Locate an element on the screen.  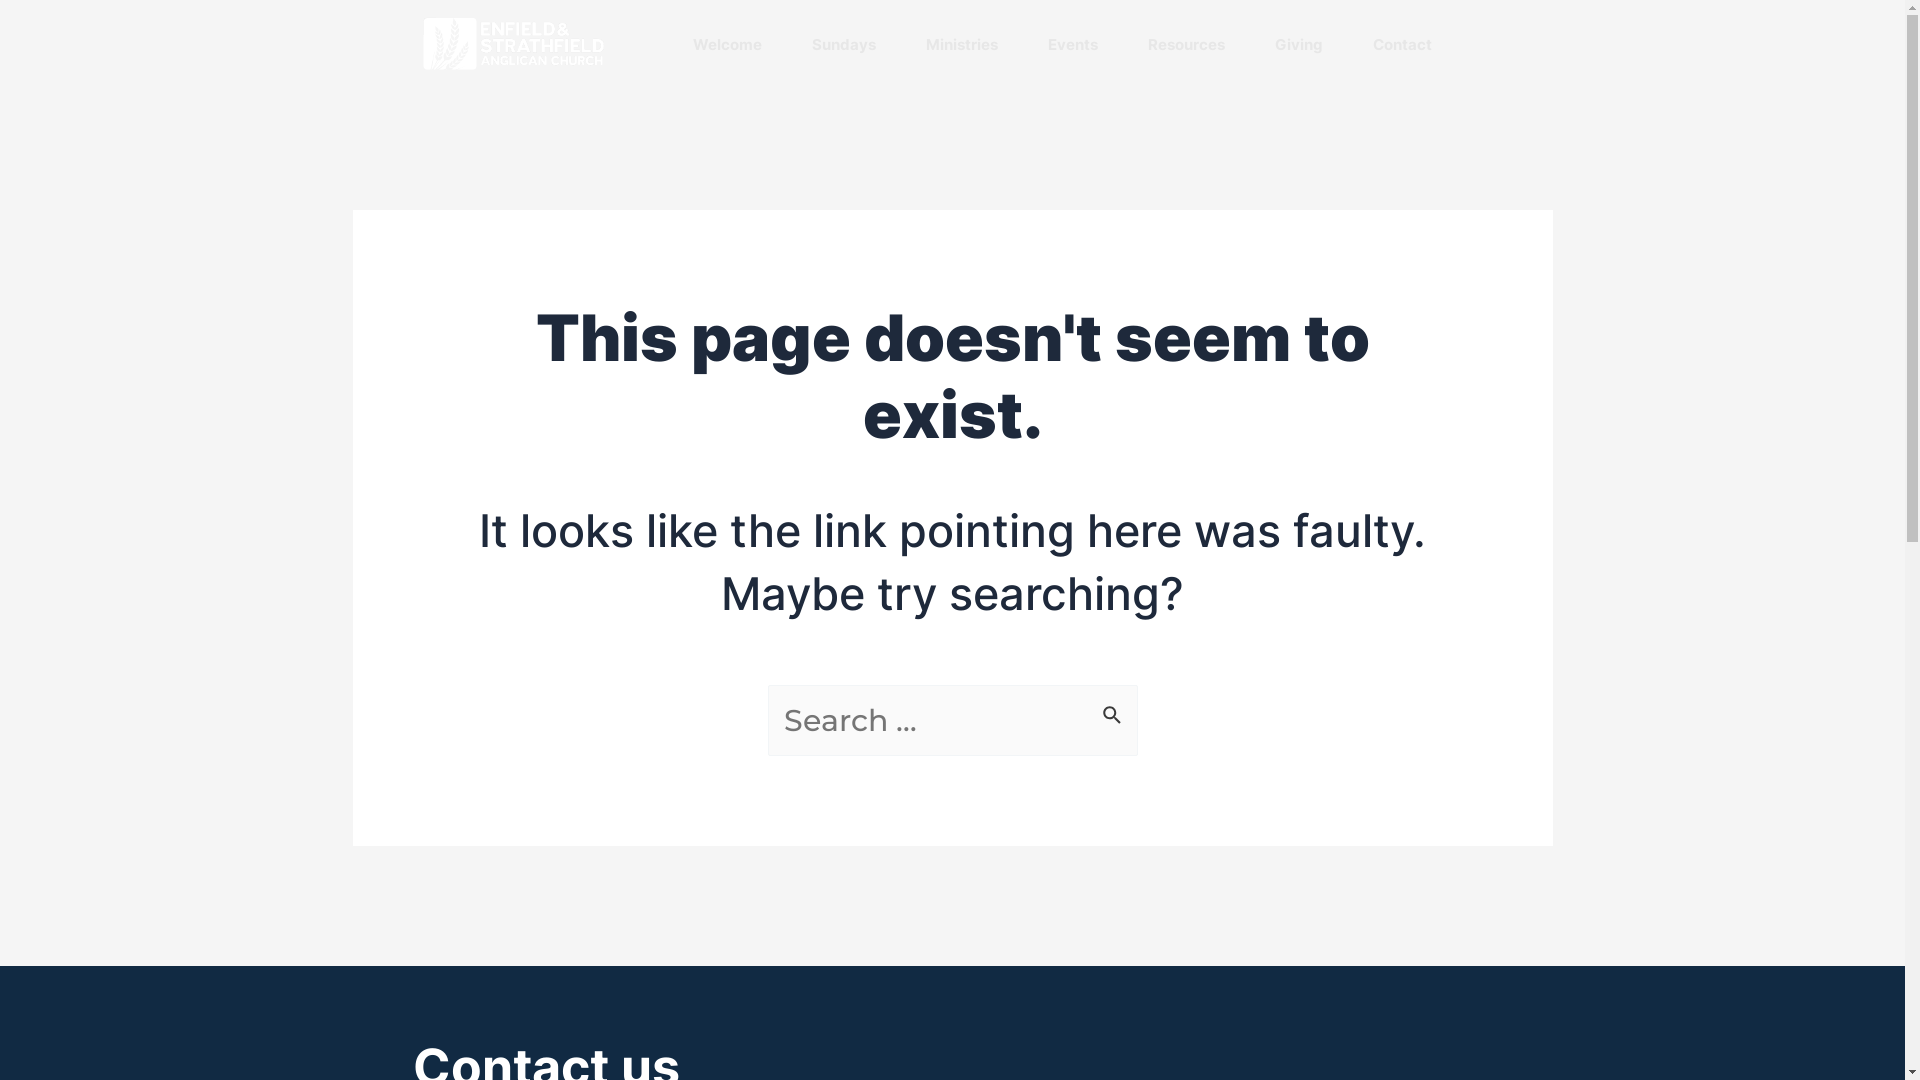
'Events' is located at coordinates (1072, 44).